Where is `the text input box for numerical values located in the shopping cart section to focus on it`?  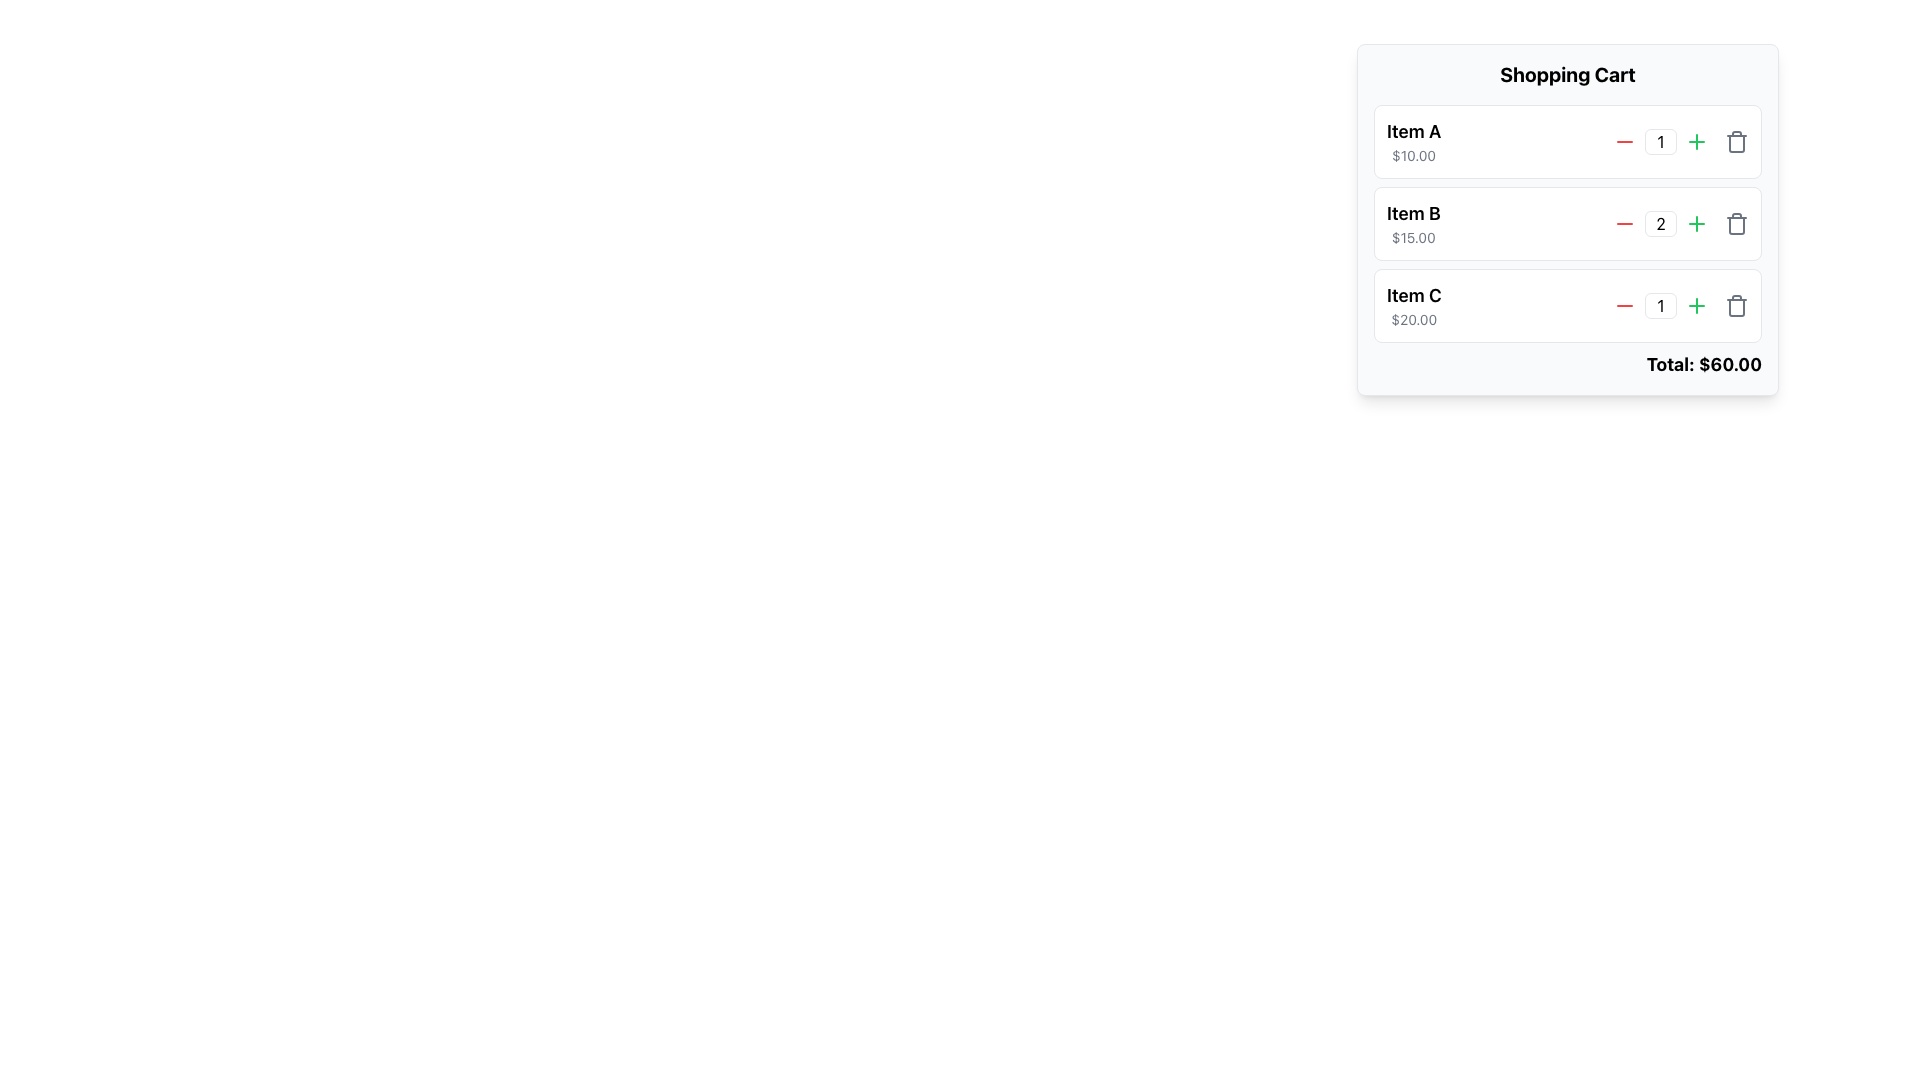 the text input box for numerical values located in the shopping cart section to focus on it is located at coordinates (1660, 141).